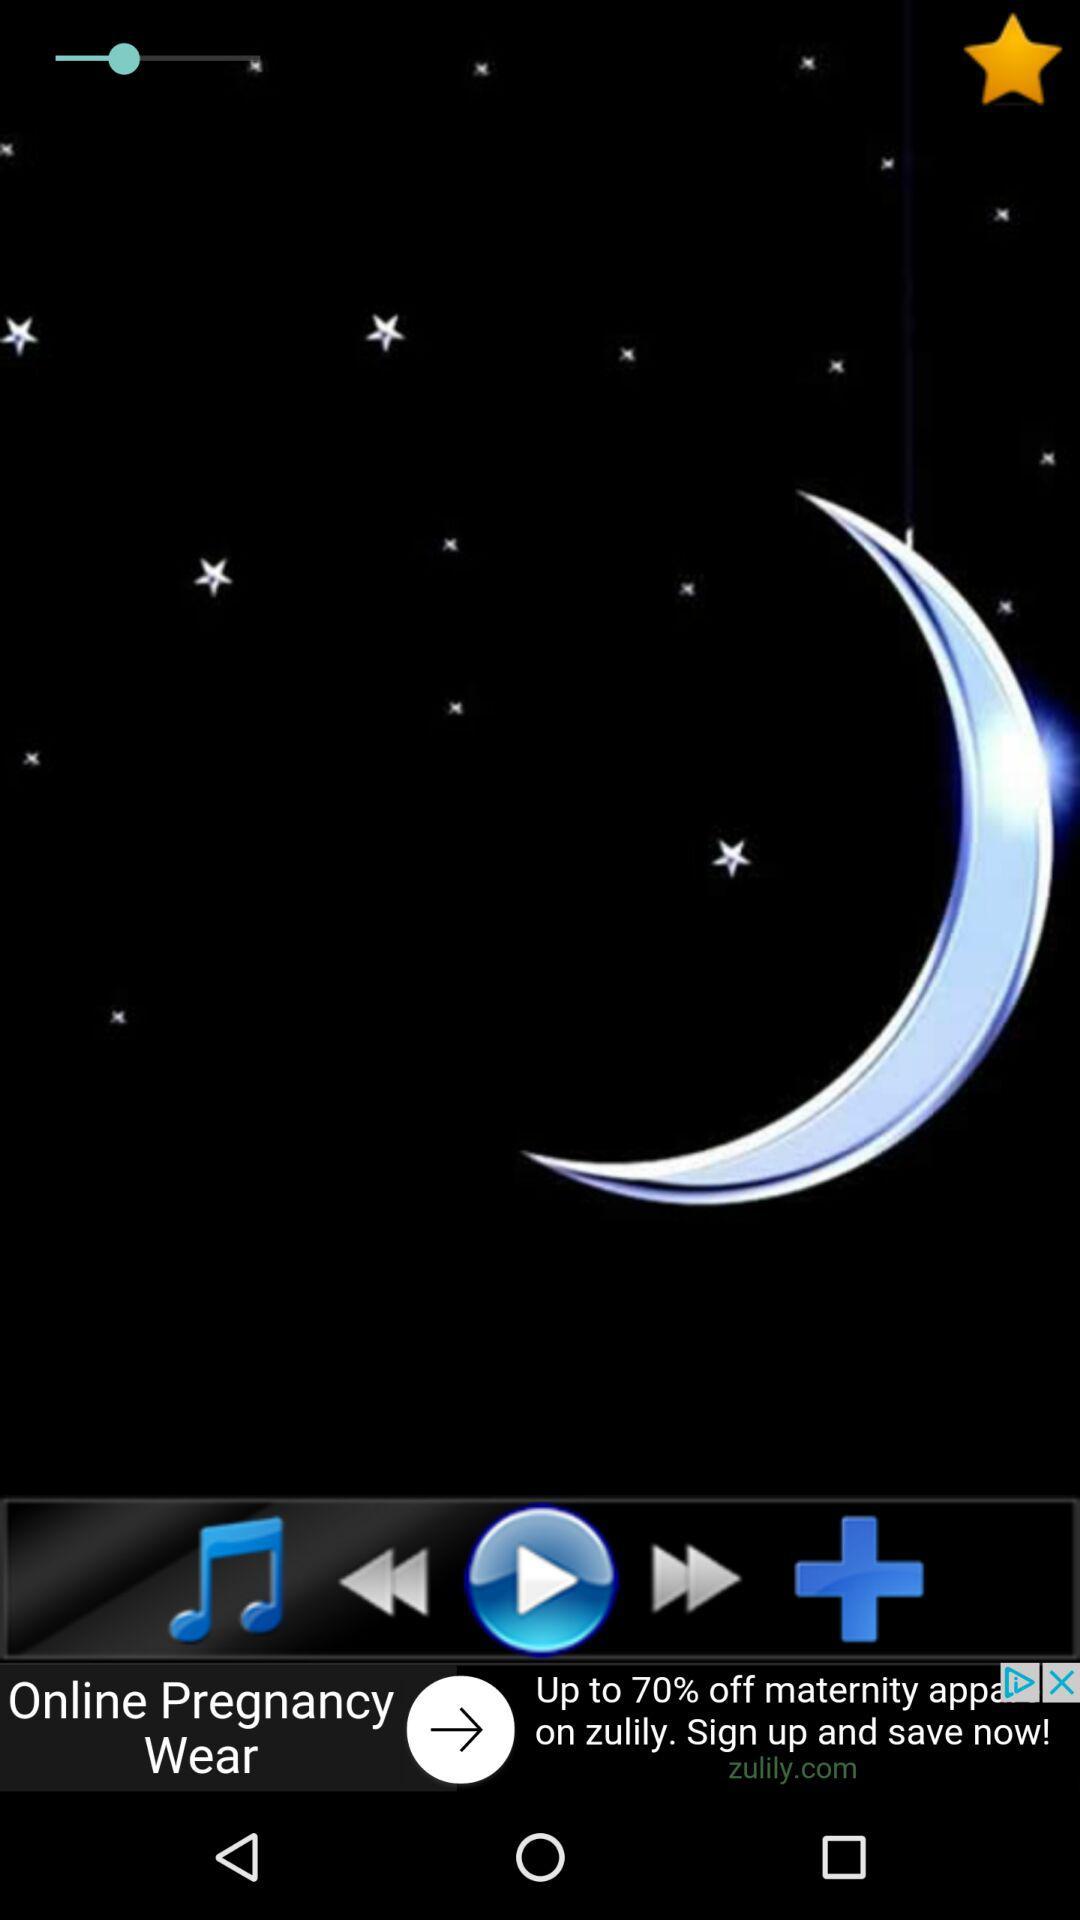 The width and height of the screenshot is (1080, 1920). I want to click on the add icon, so click(874, 1577).